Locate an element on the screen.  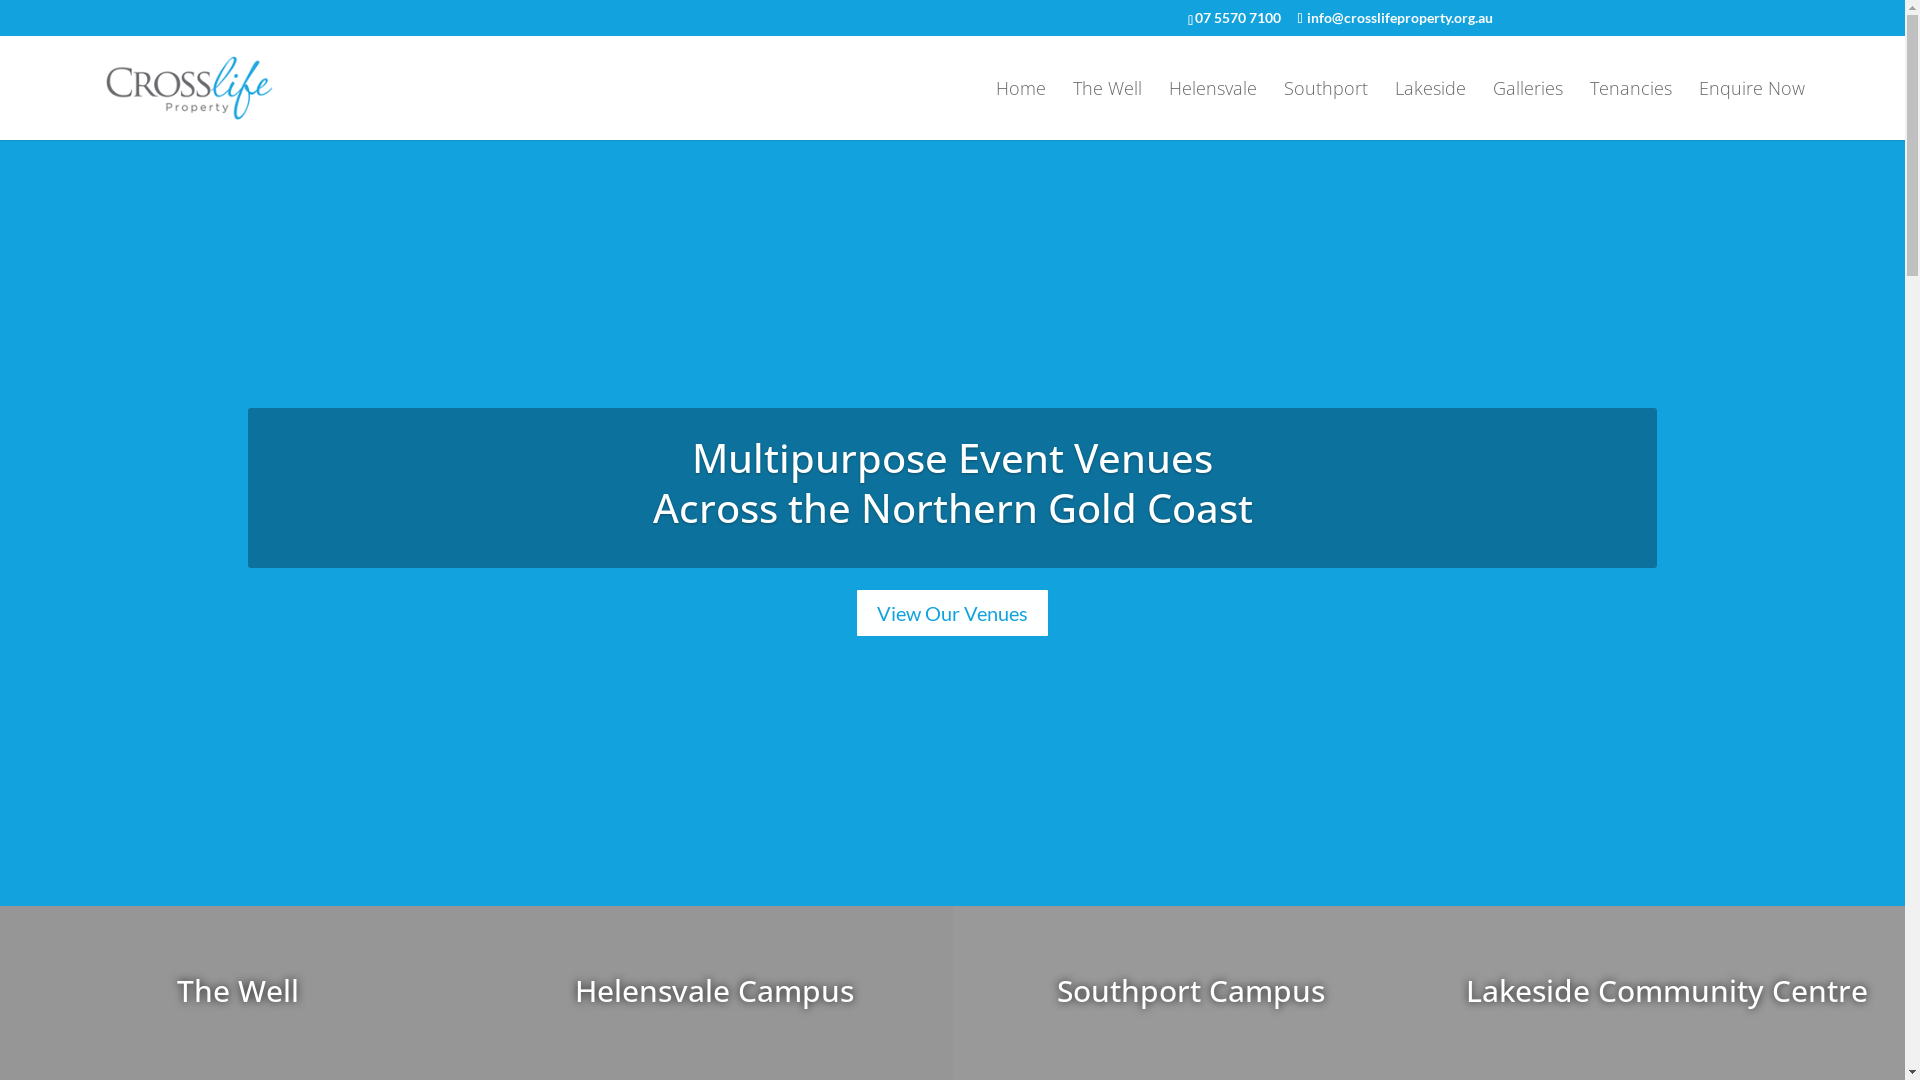
'Galleries' is located at coordinates (1526, 110).